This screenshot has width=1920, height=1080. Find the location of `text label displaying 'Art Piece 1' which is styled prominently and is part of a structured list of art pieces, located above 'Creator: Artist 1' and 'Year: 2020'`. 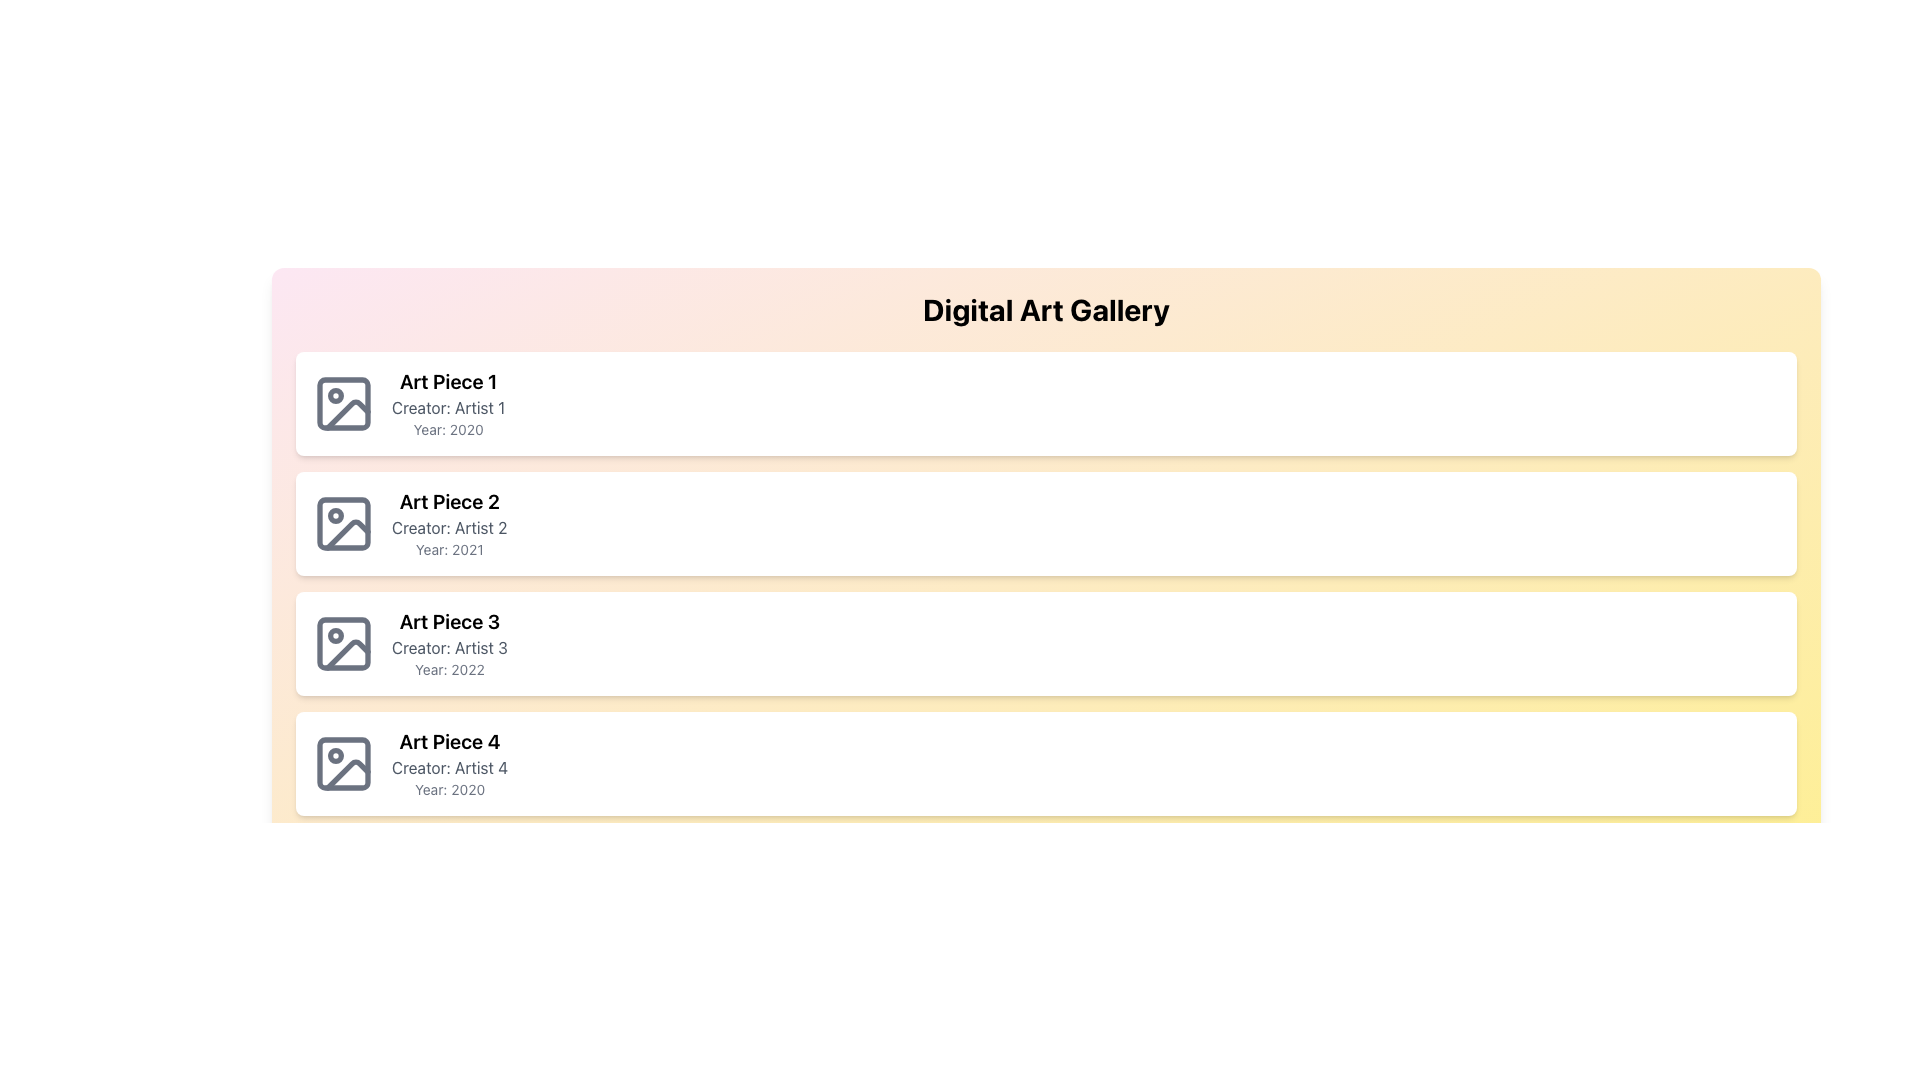

text label displaying 'Art Piece 1' which is styled prominently and is part of a structured list of art pieces, located above 'Creator: Artist 1' and 'Year: 2020' is located at coordinates (447, 381).